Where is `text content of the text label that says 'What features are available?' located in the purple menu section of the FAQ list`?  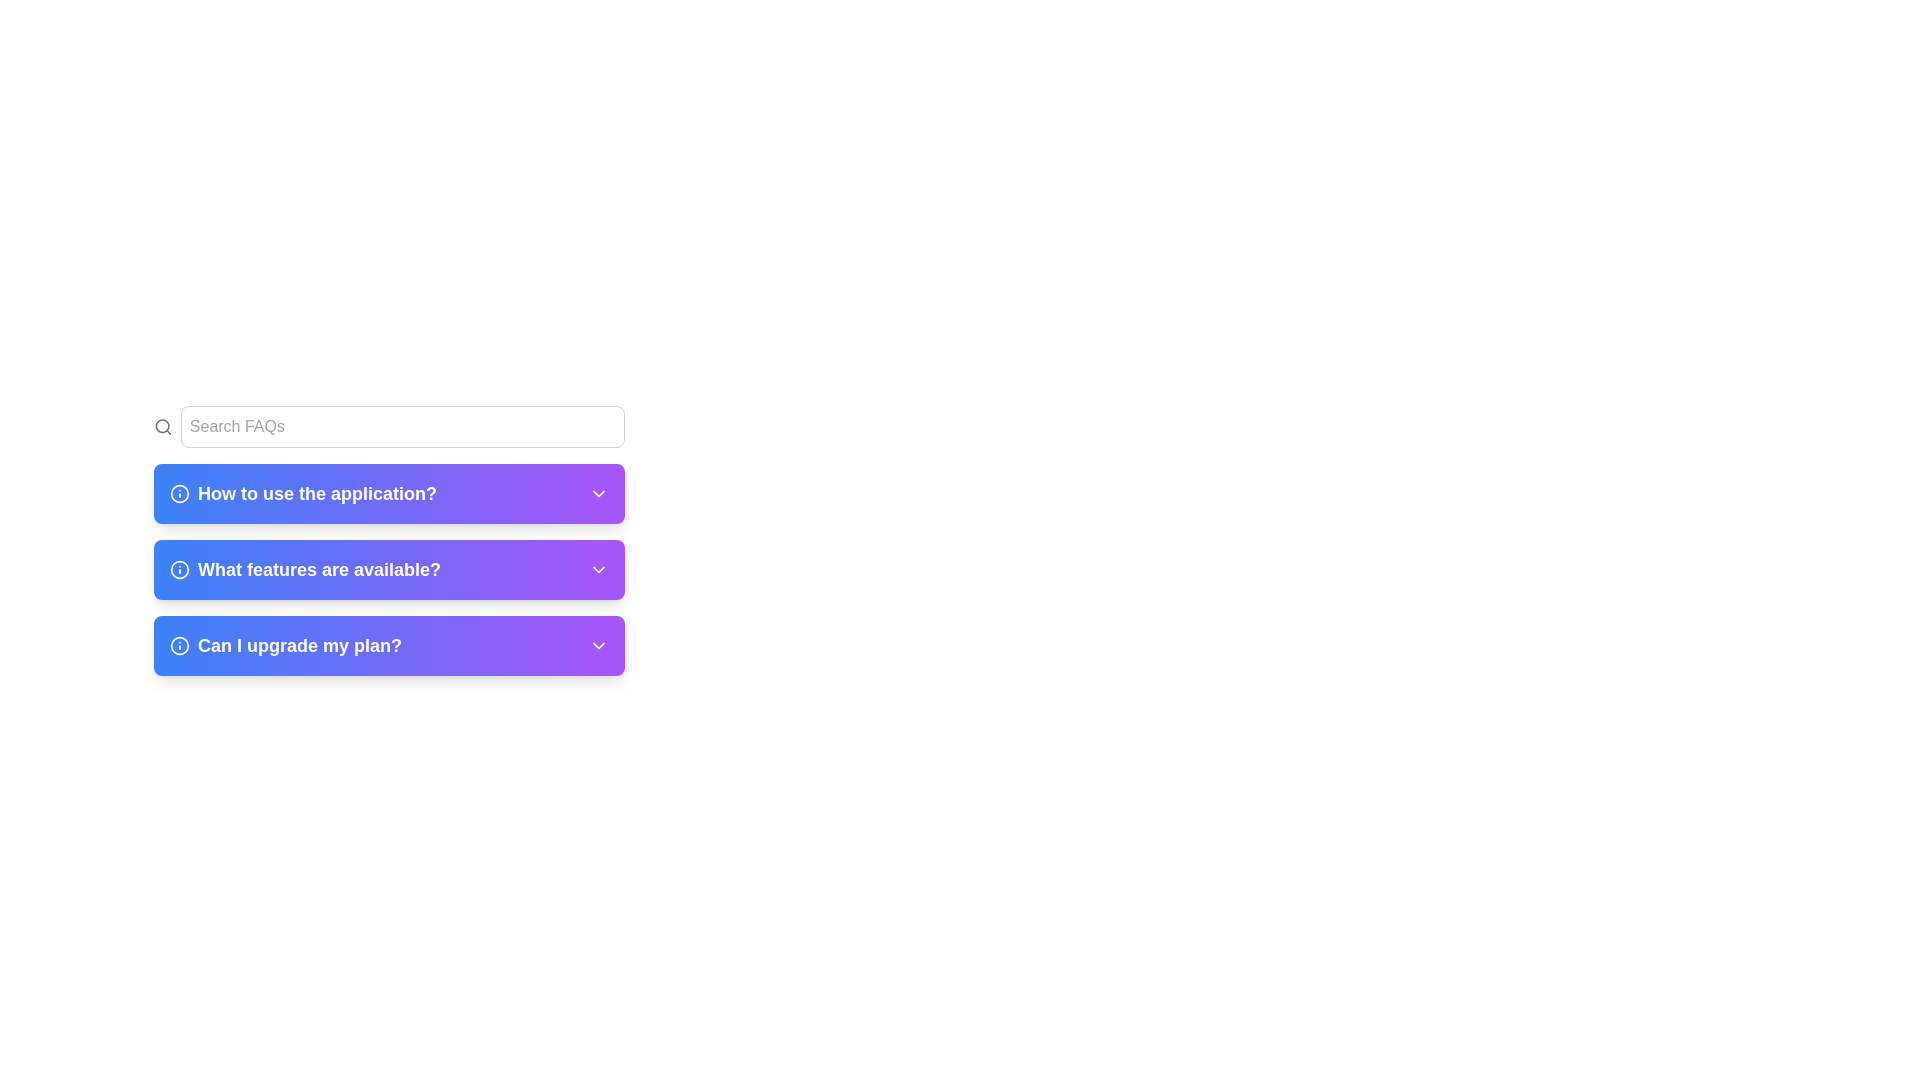 text content of the text label that says 'What features are available?' located in the purple menu section of the FAQ list is located at coordinates (318, 570).